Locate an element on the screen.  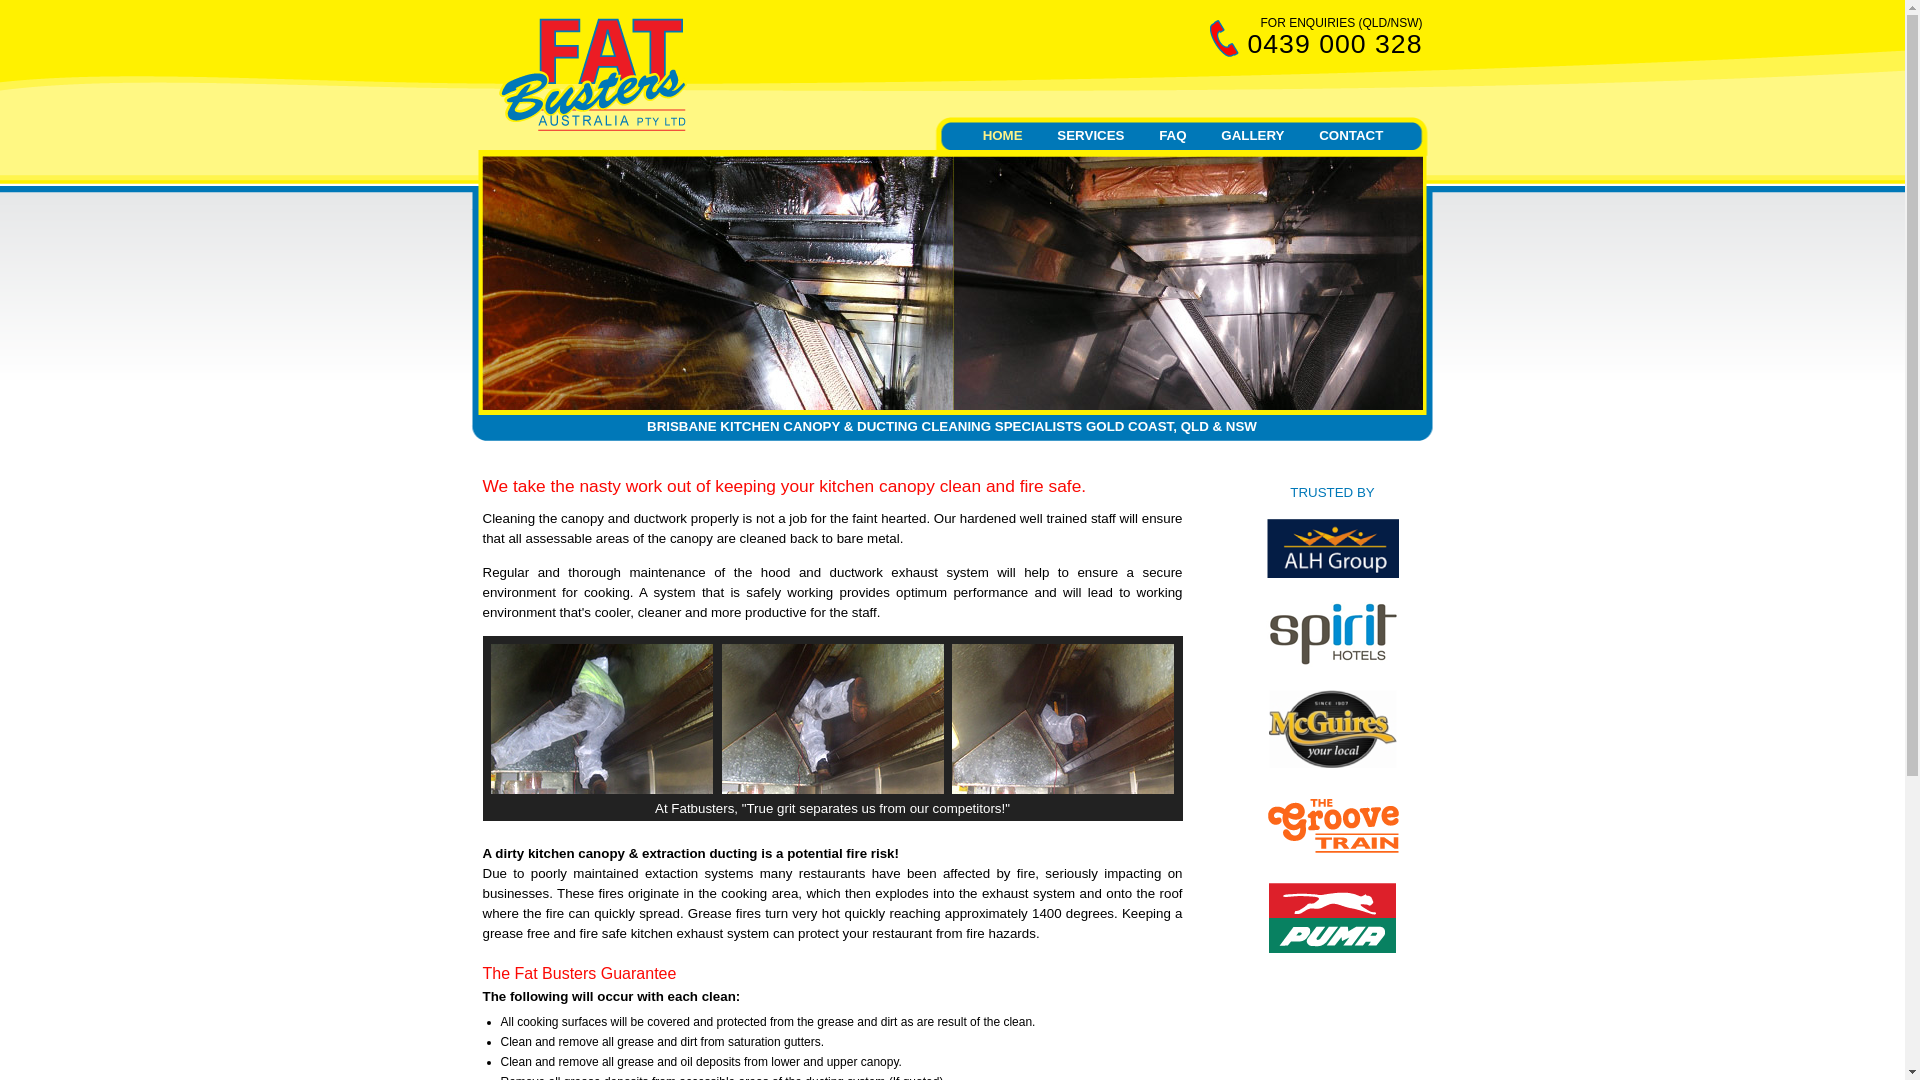
'FAQ' is located at coordinates (1172, 135).